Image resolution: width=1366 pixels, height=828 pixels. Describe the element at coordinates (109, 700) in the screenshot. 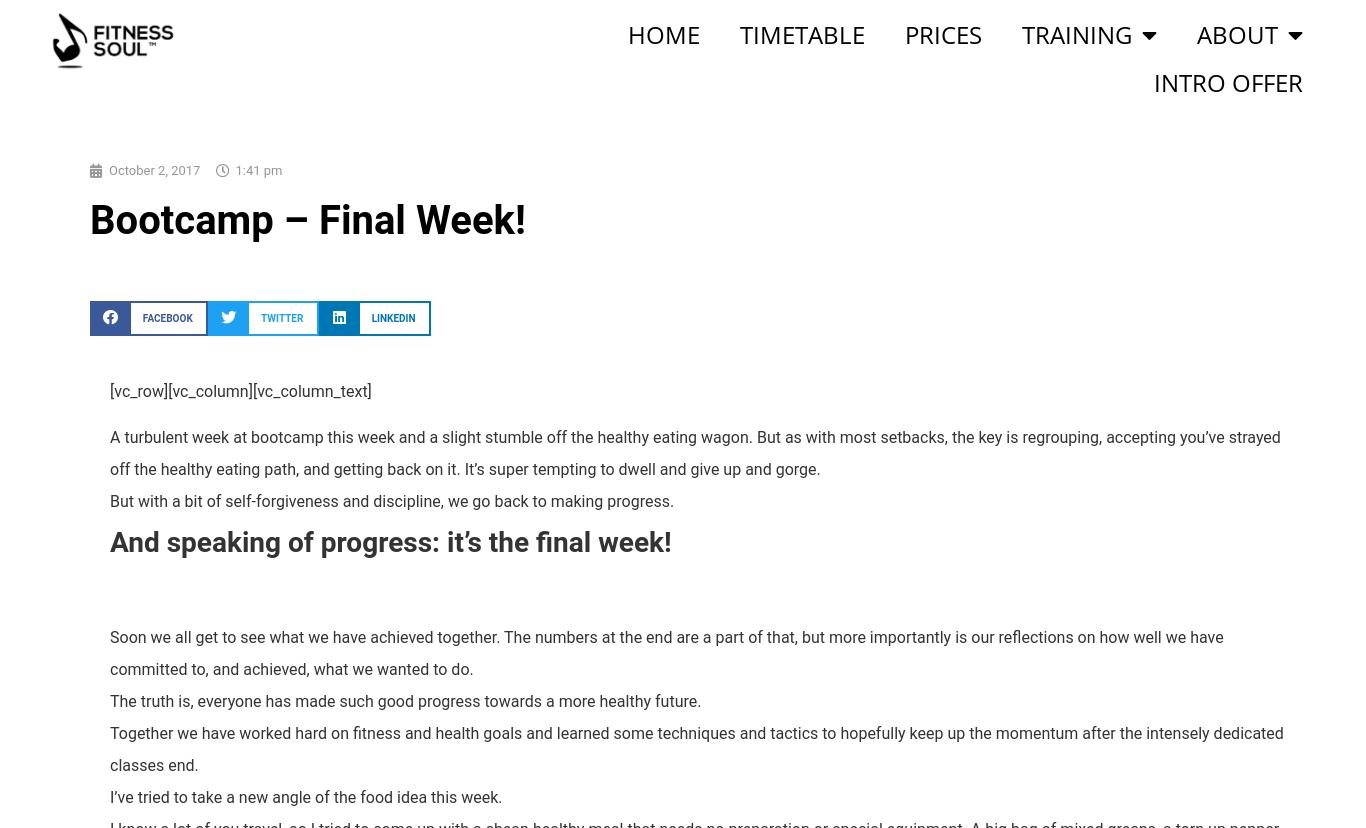

I see `'The truth is, everyone has made such good progress towards a more healthy future.'` at that location.